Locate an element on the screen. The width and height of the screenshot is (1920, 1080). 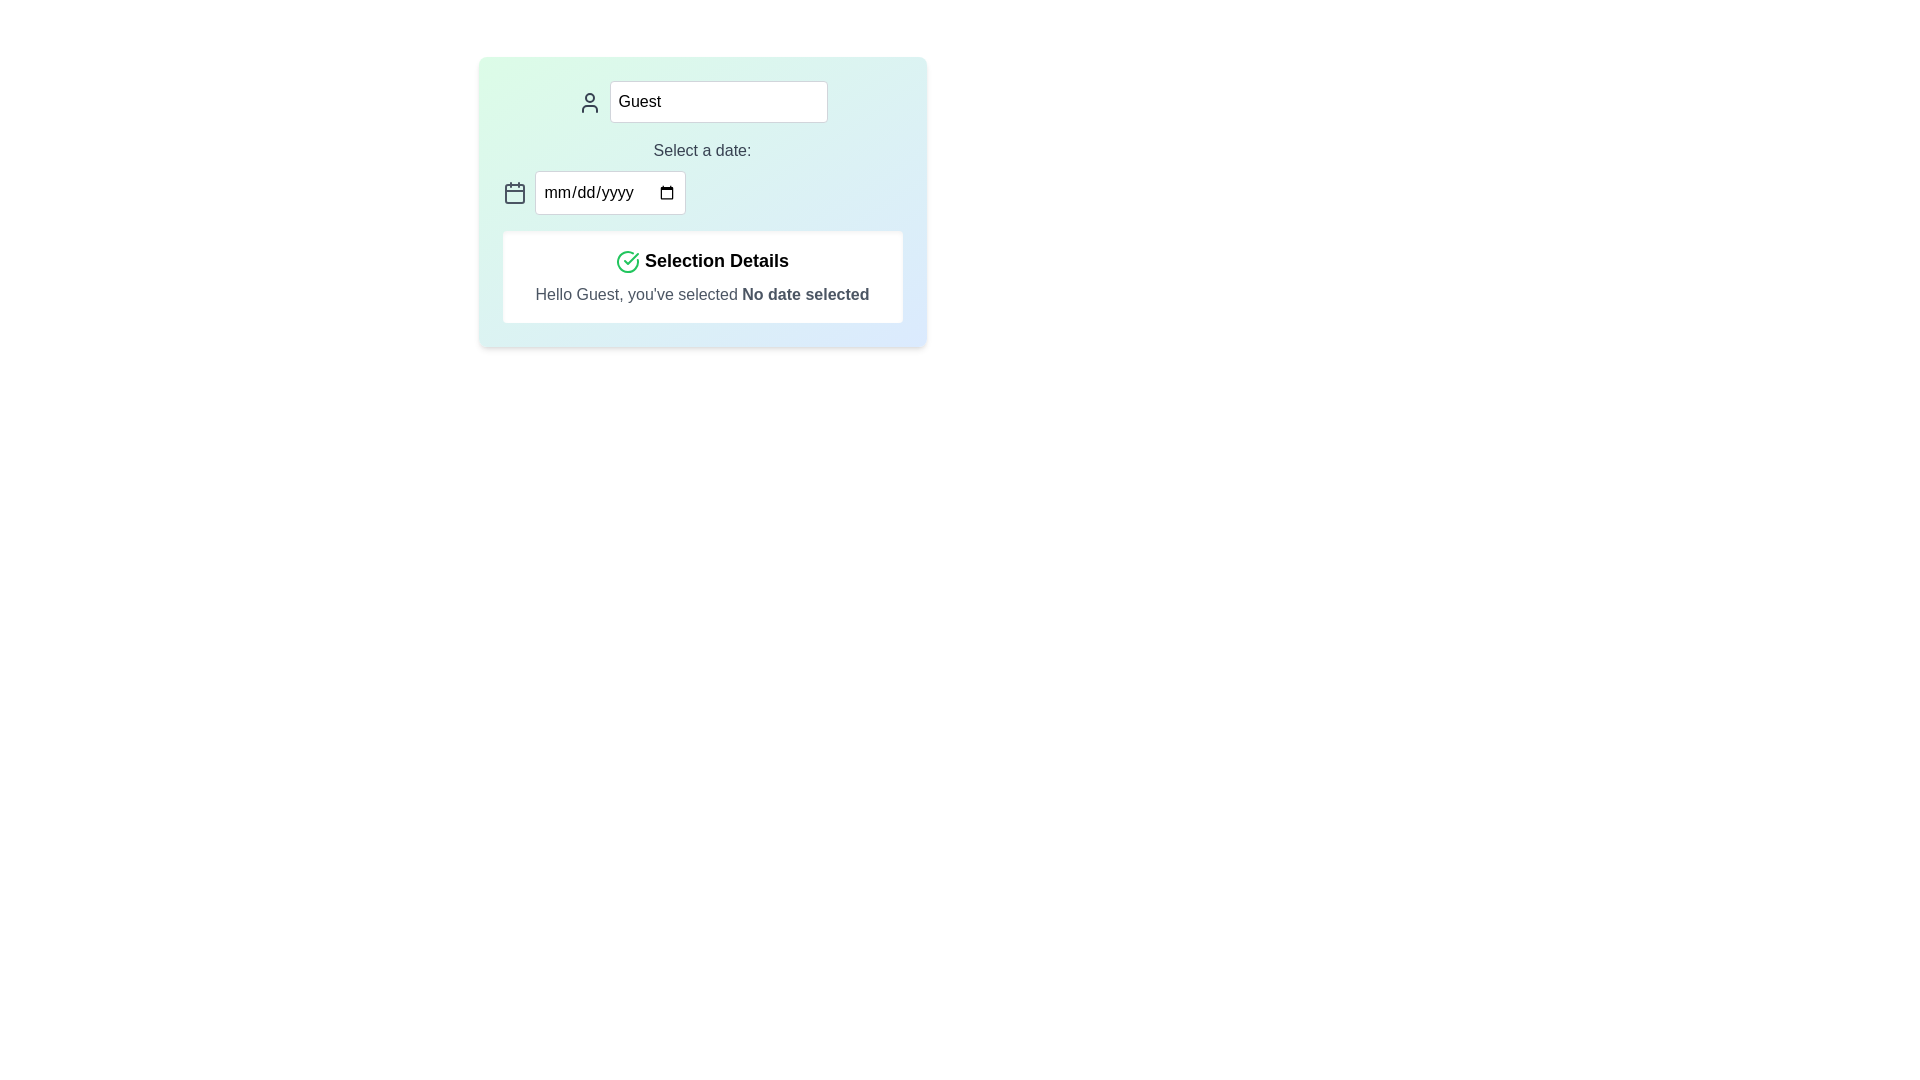
the confirmation icon located within the checkmark icon under the 'Selection Details' heading is located at coordinates (630, 258).